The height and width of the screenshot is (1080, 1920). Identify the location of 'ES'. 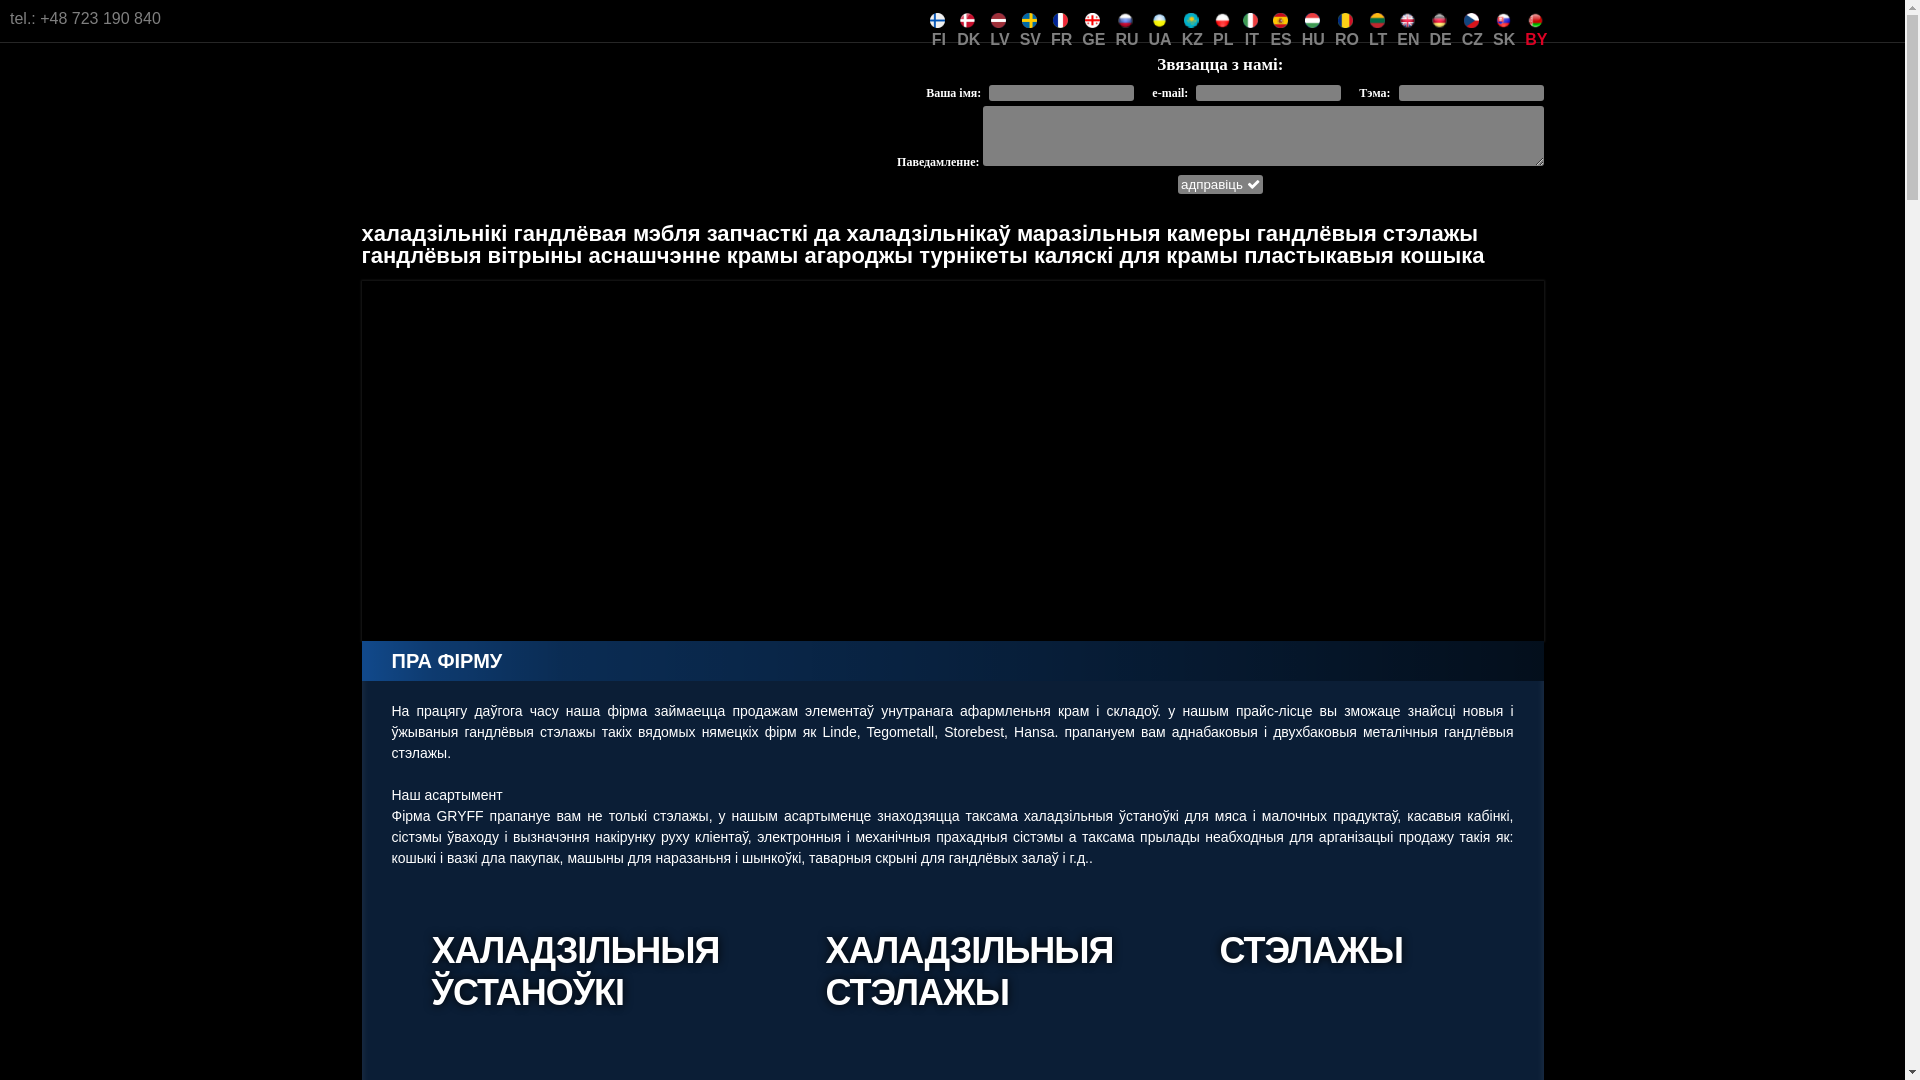
(1280, 19).